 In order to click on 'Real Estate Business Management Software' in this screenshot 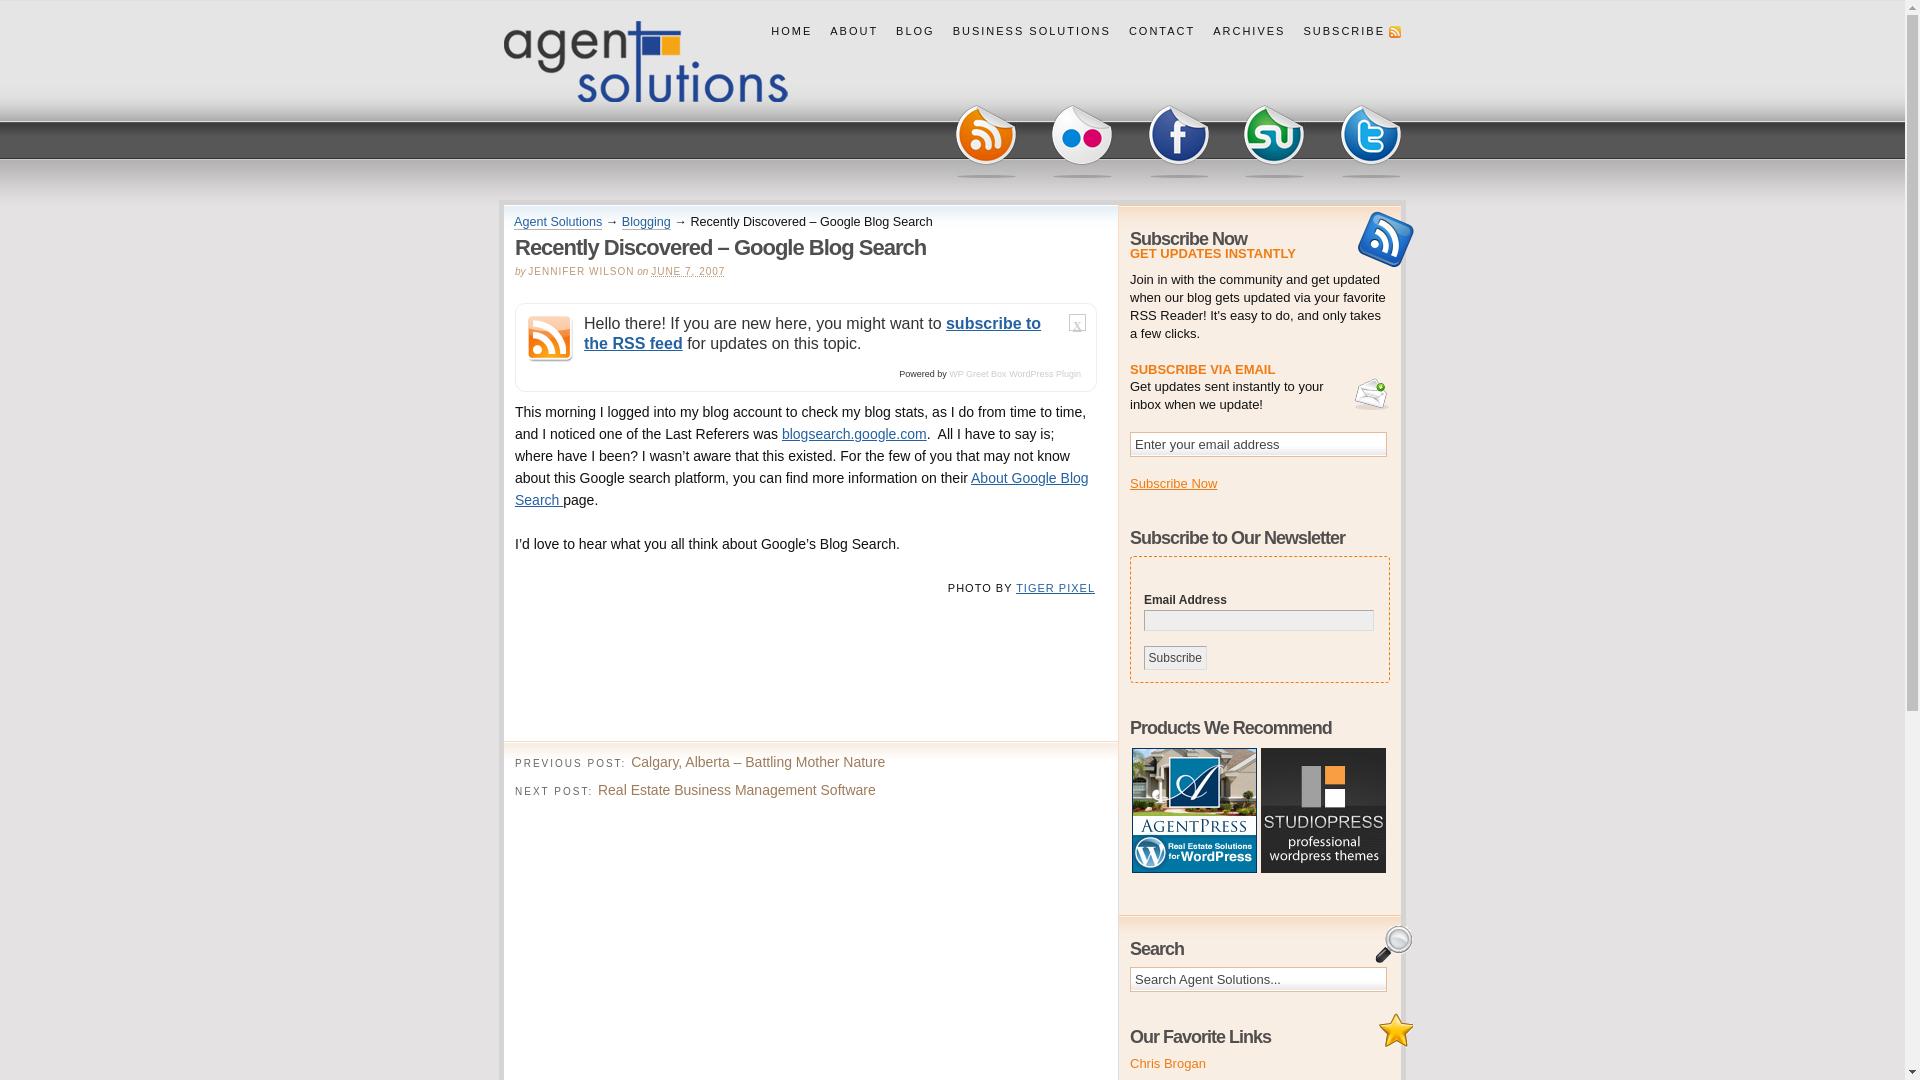, I will do `click(736, 789)`.